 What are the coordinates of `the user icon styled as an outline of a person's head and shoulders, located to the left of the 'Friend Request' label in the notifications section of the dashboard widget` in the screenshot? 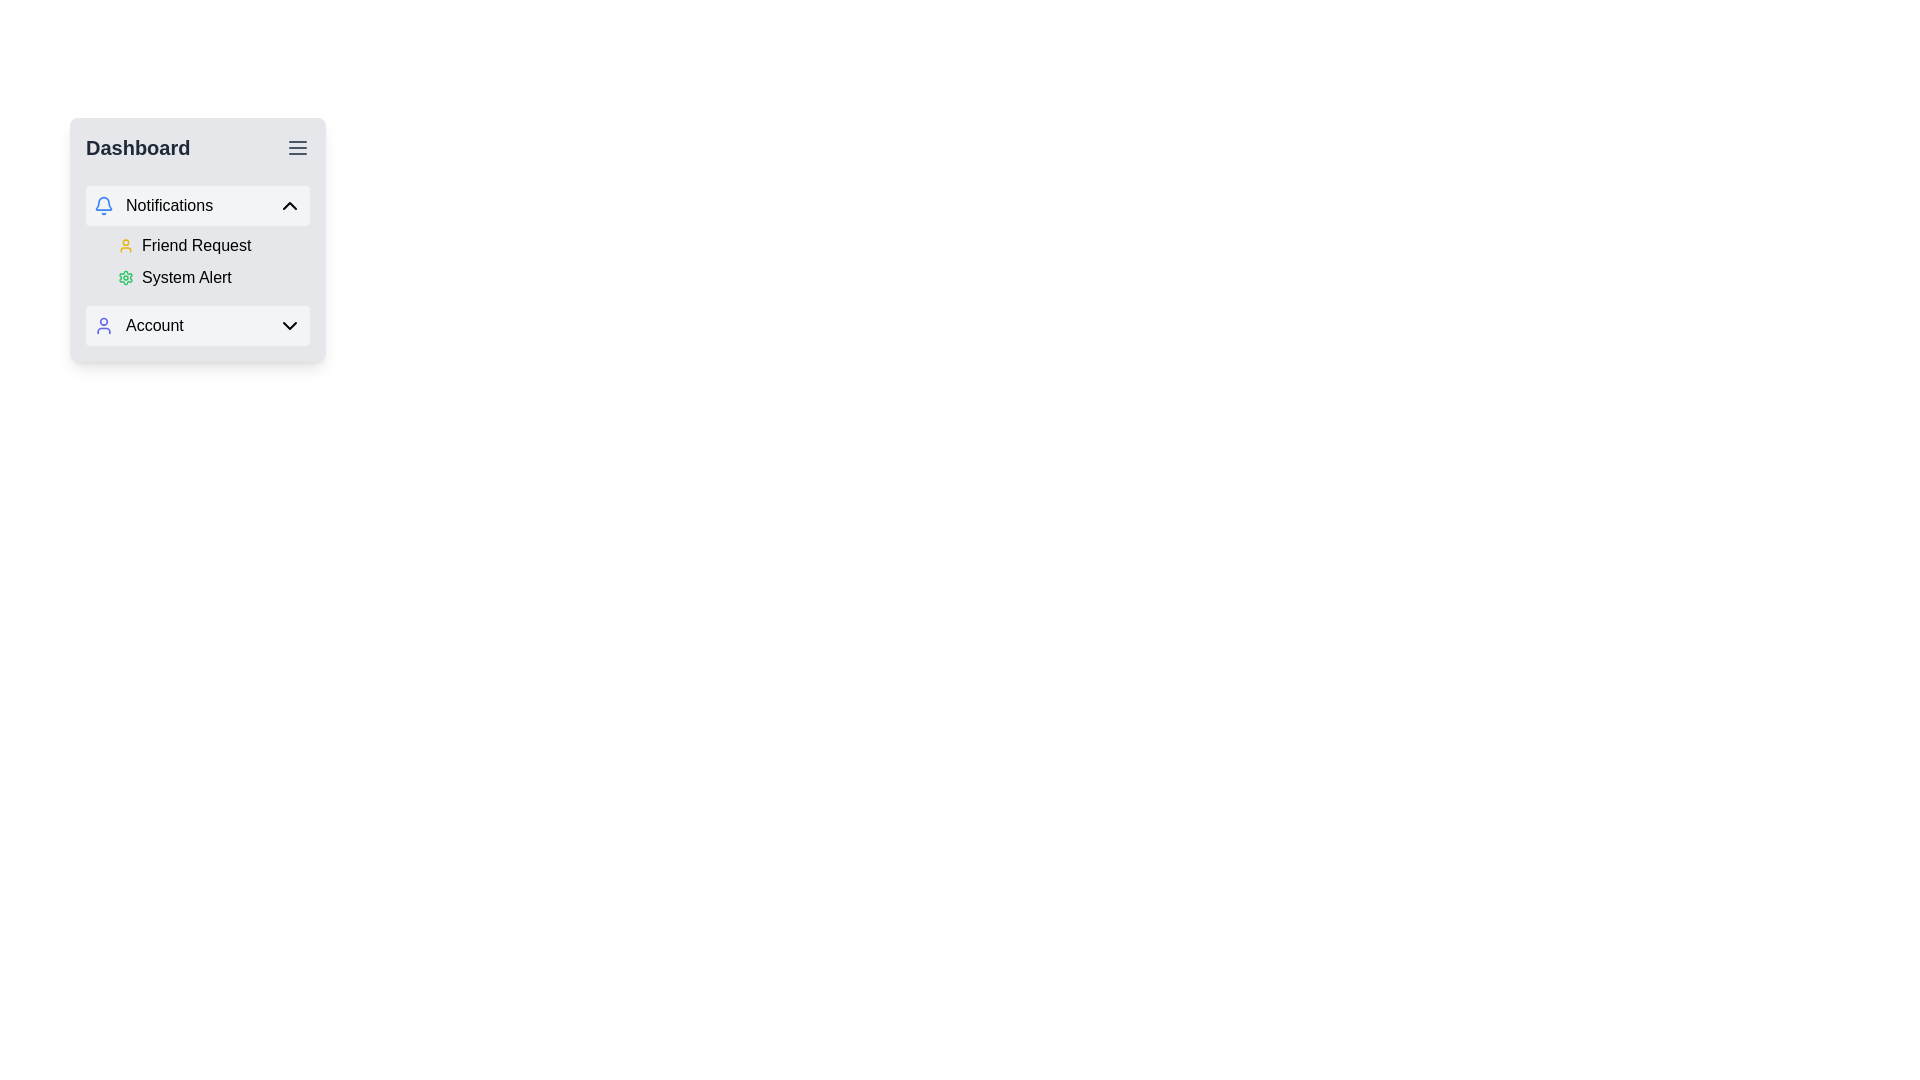 It's located at (124, 245).